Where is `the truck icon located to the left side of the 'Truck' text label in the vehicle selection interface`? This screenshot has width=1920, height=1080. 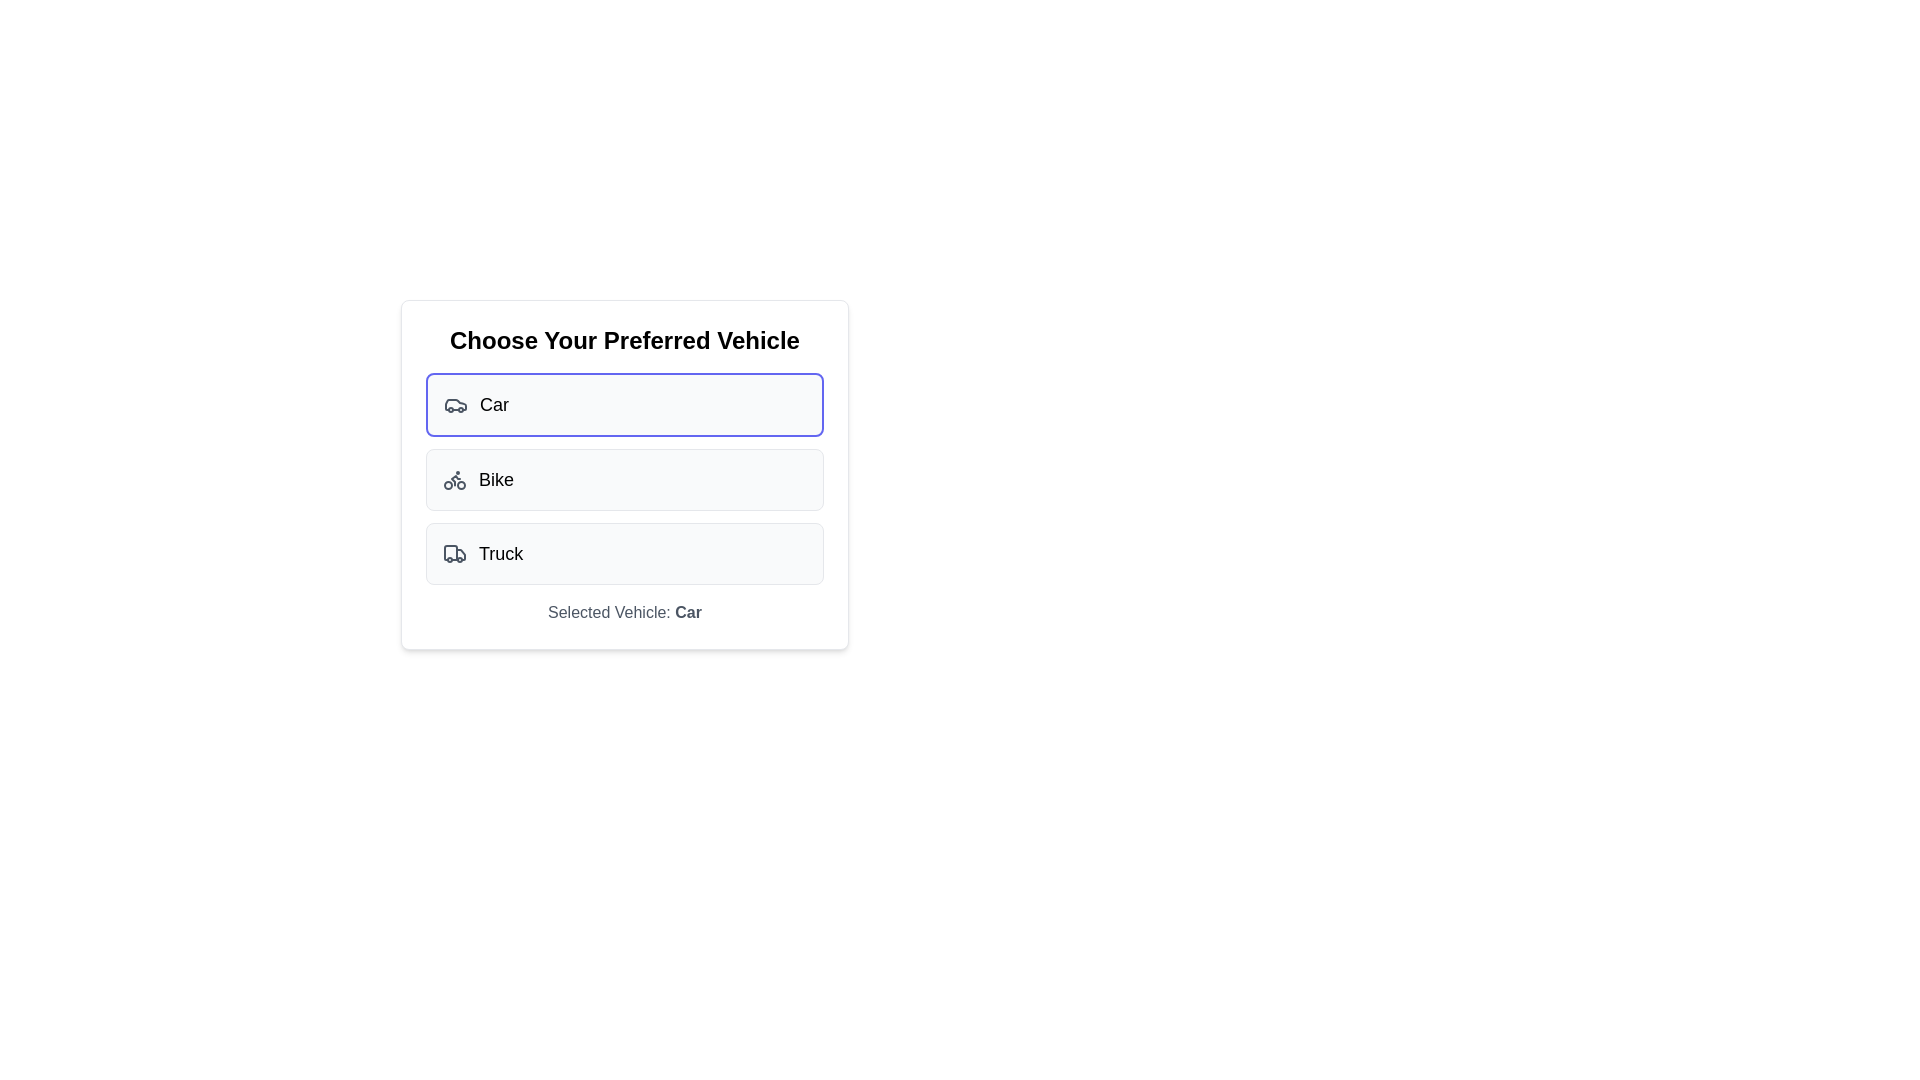 the truck icon located to the left side of the 'Truck' text label in the vehicle selection interface is located at coordinates (454, 554).